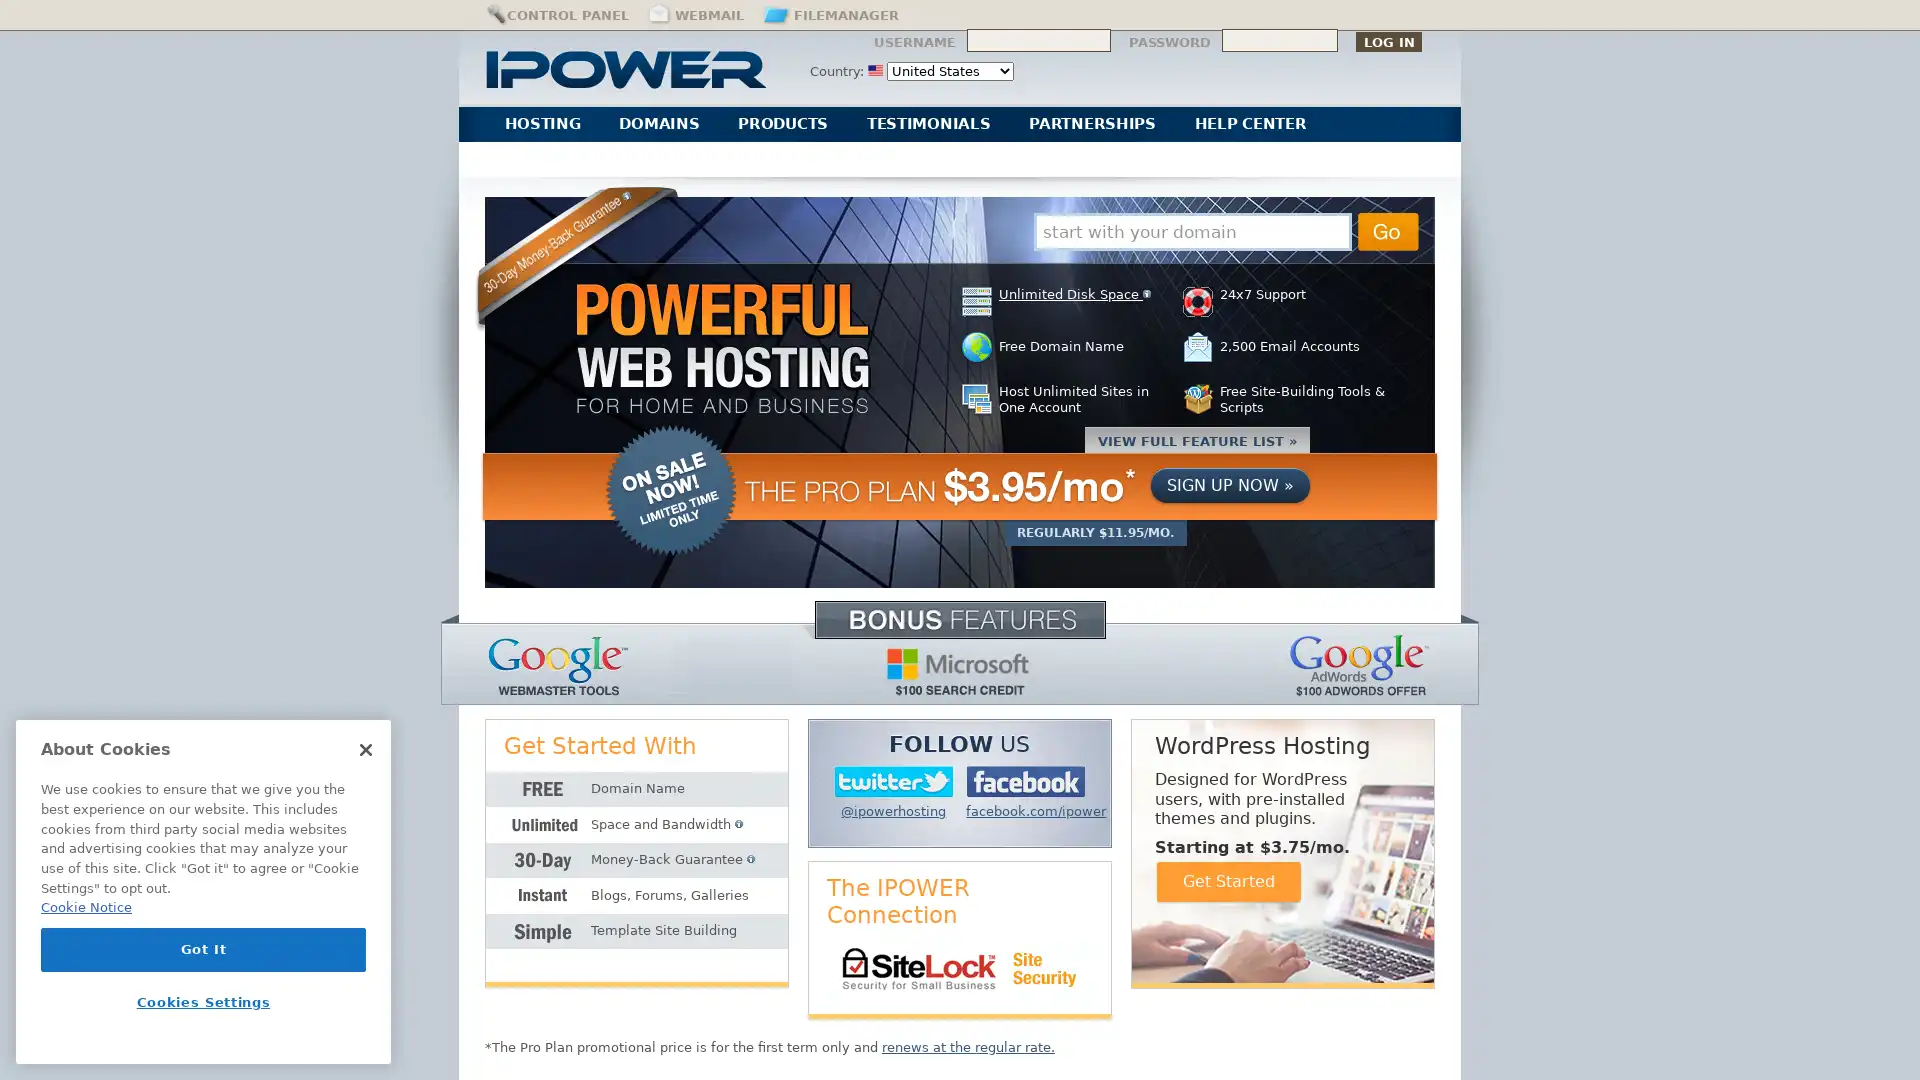 This screenshot has width=1920, height=1080. What do you see at coordinates (1886, 978) in the screenshot?
I see `Explore your accessibility options` at bounding box center [1886, 978].